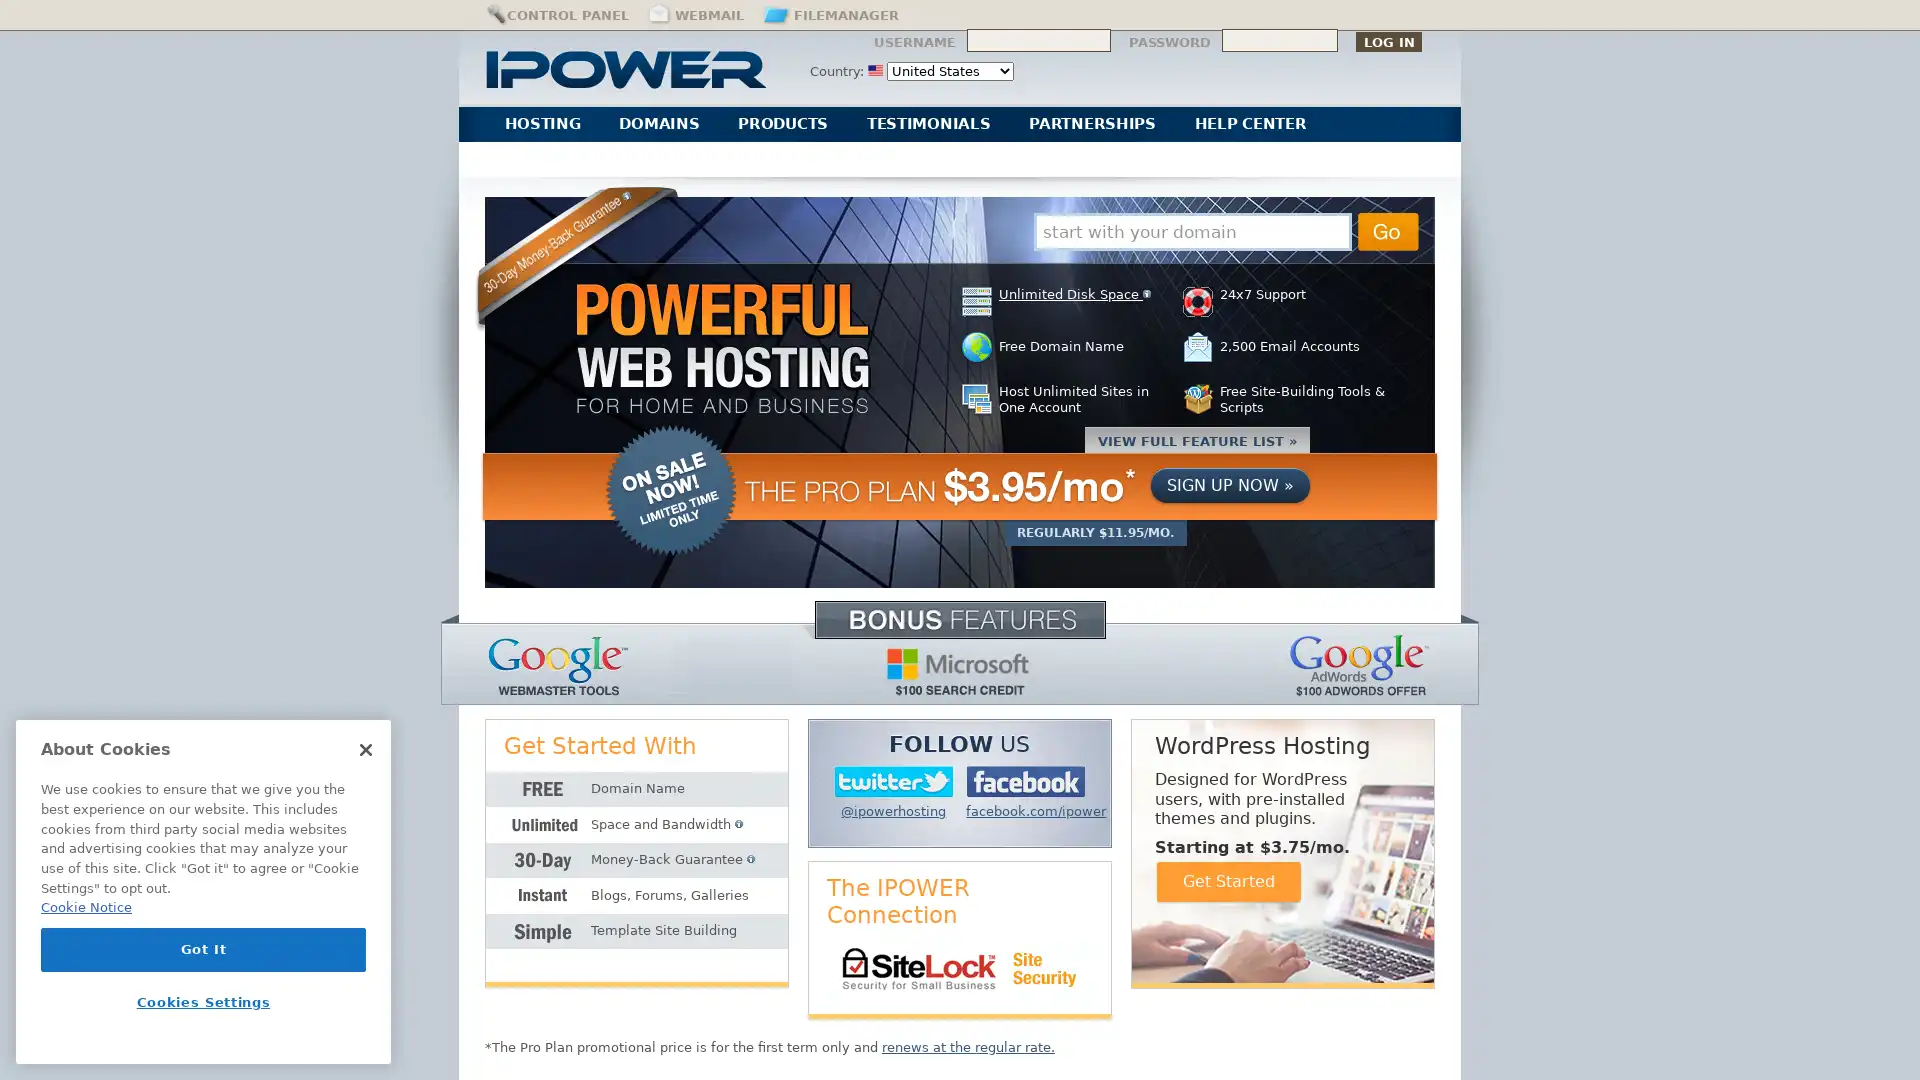 This screenshot has width=1920, height=1080. What do you see at coordinates (1886, 978) in the screenshot?
I see `Explore your accessibility options` at bounding box center [1886, 978].